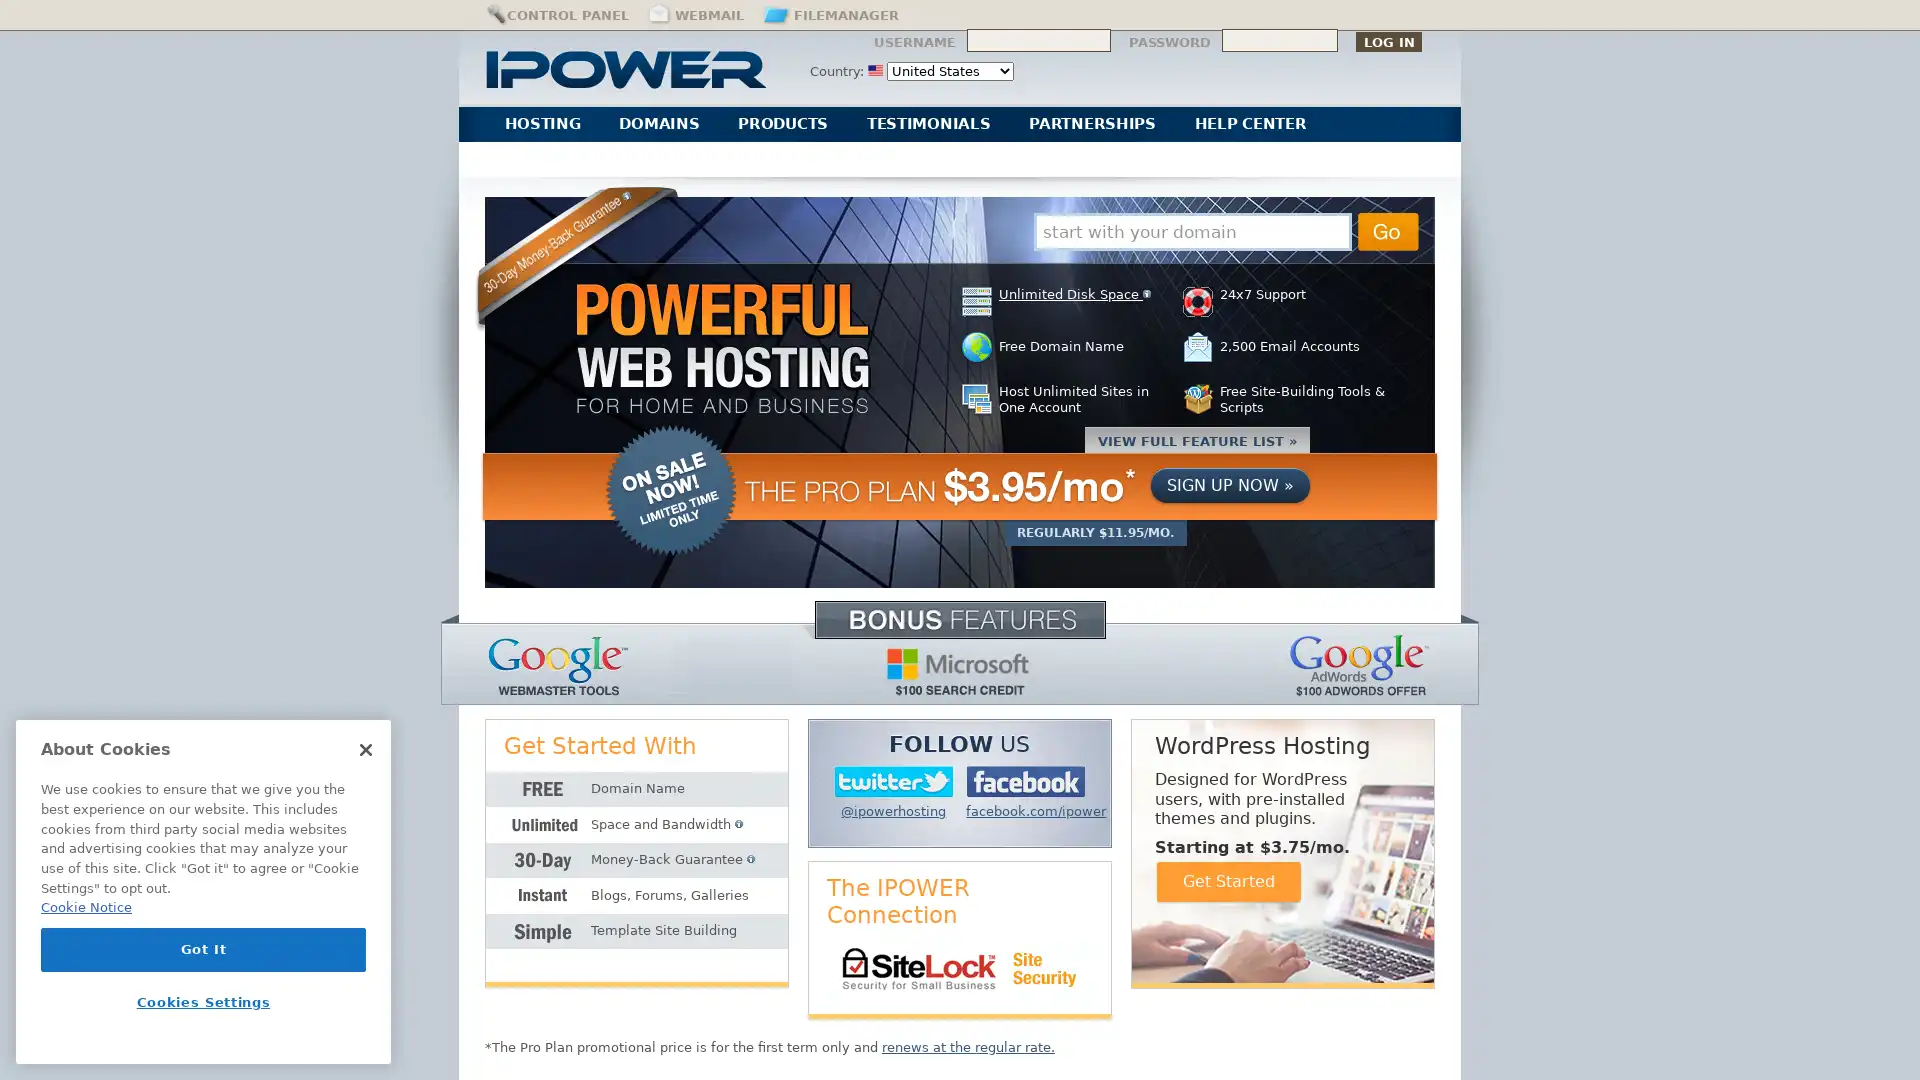 This screenshot has width=1920, height=1080. What do you see at coordinates (1886, 978) in the screenshot?
I see `Explore your accessibility options` at bounding box center [1886, 978].